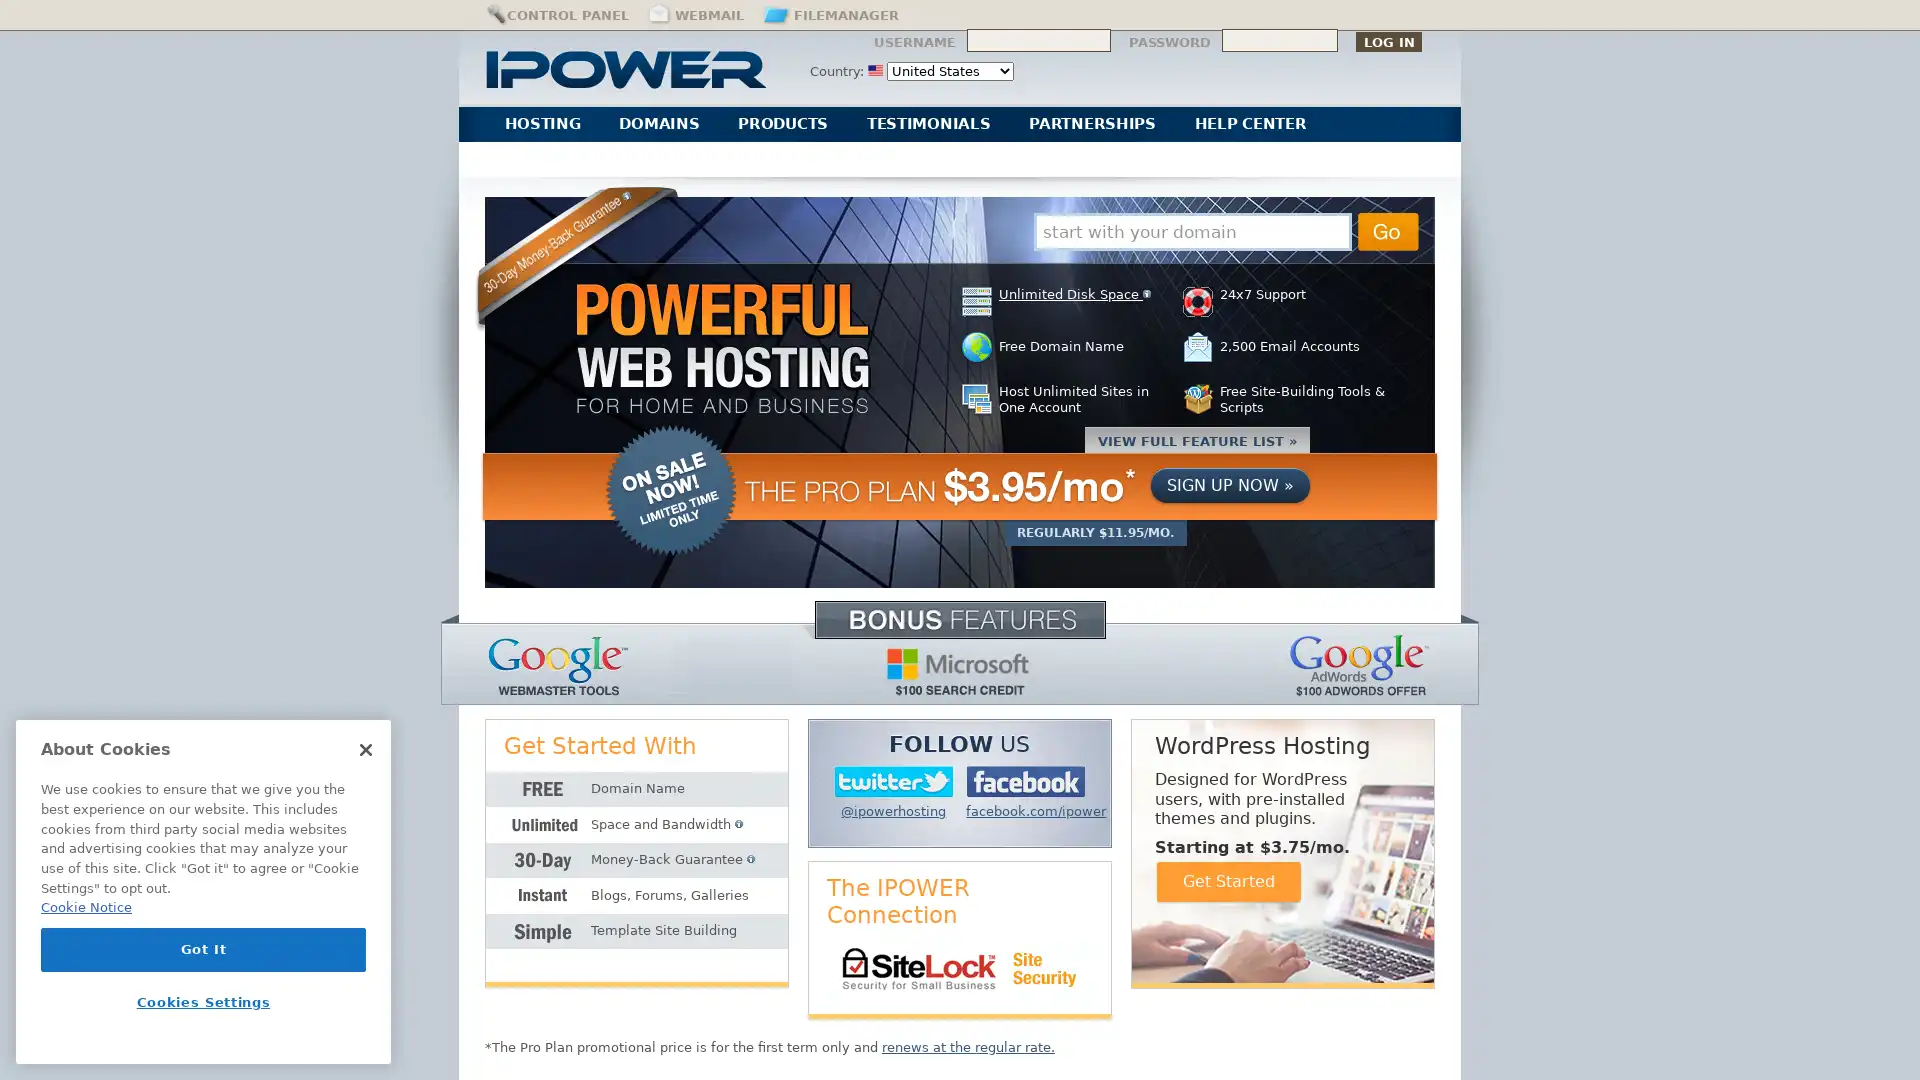 This screenshot has width=1920, height=1080. What do you see at coordinates (1886, 978) in the screenshot?
I see `Explore your accessibility options` at bounding box center [1886, 978].